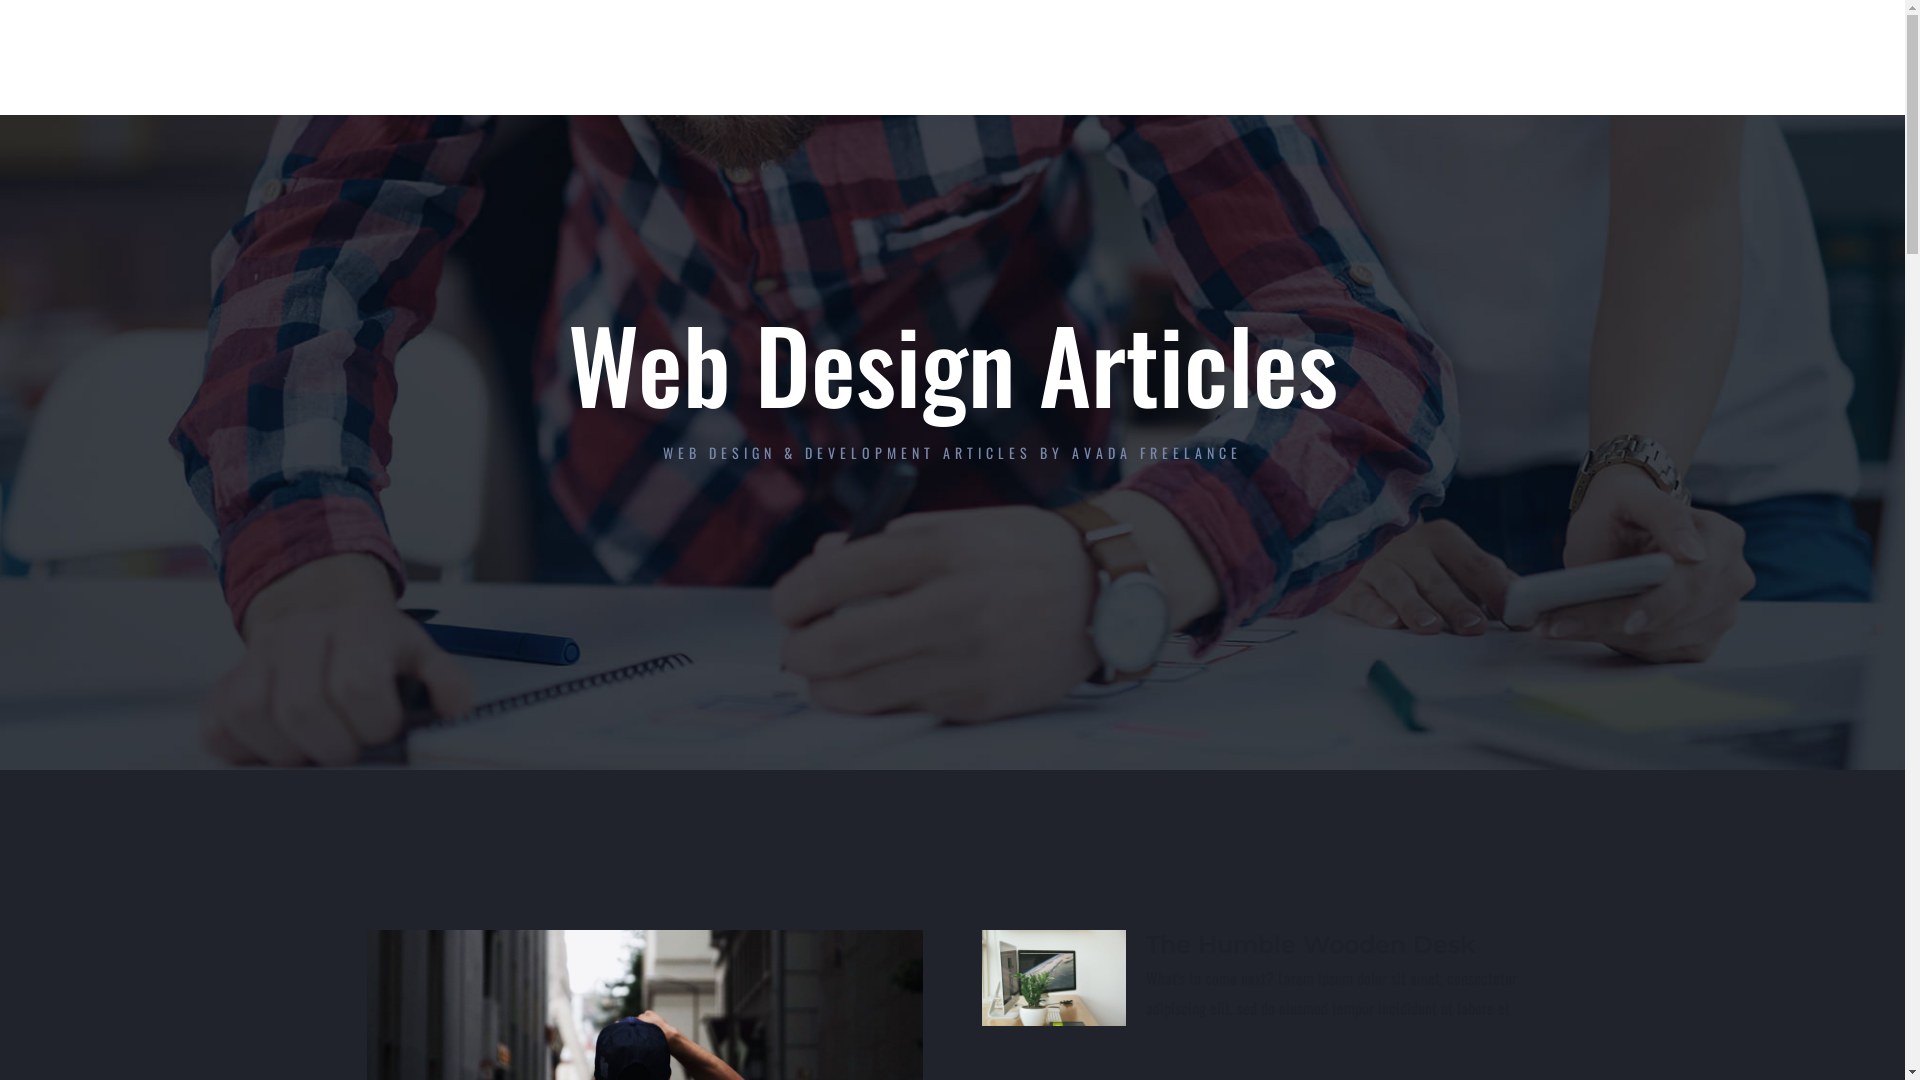 This screenshot has width=1920, height=1080. I want to click on 'The Humble Wooden Desk', so click(1310, 944).